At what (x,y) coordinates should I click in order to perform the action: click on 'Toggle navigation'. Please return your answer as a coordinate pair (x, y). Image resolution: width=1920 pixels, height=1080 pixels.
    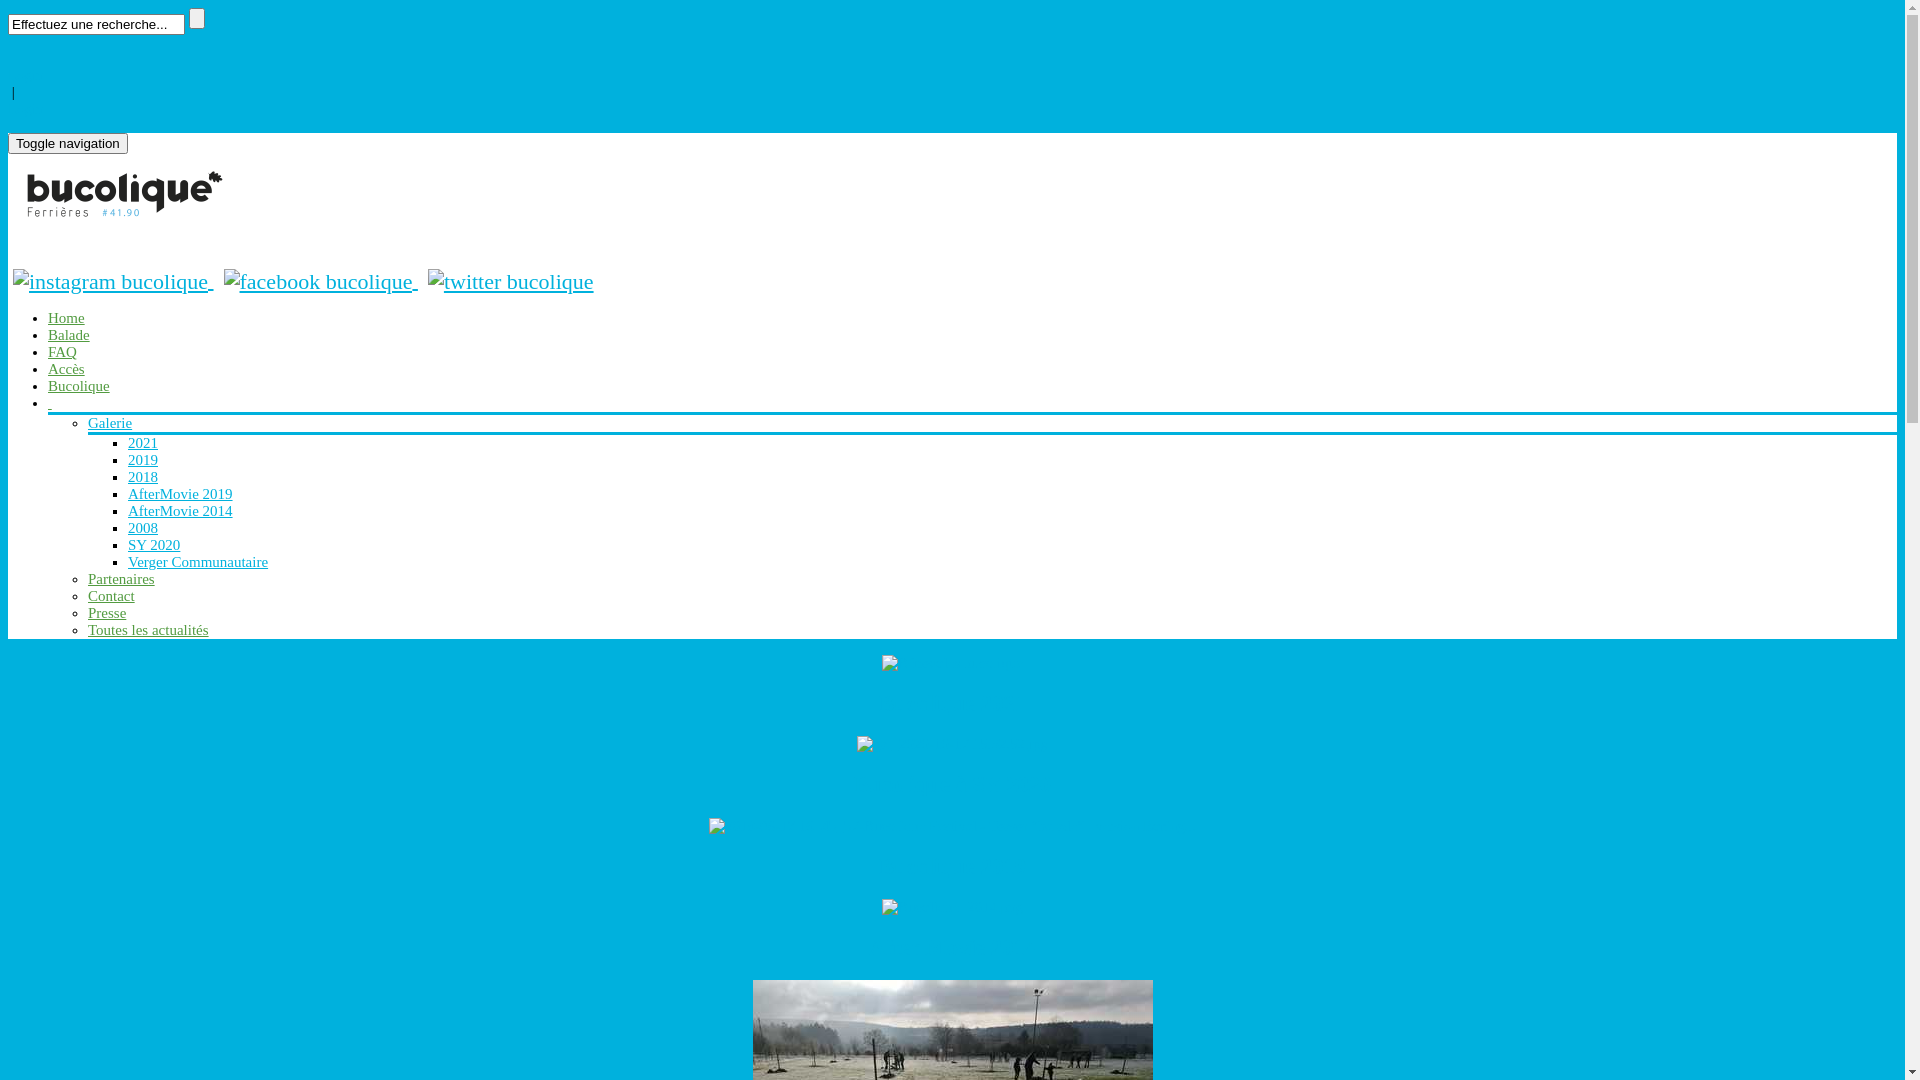
    Looking at the image, I should click on (67, 142).